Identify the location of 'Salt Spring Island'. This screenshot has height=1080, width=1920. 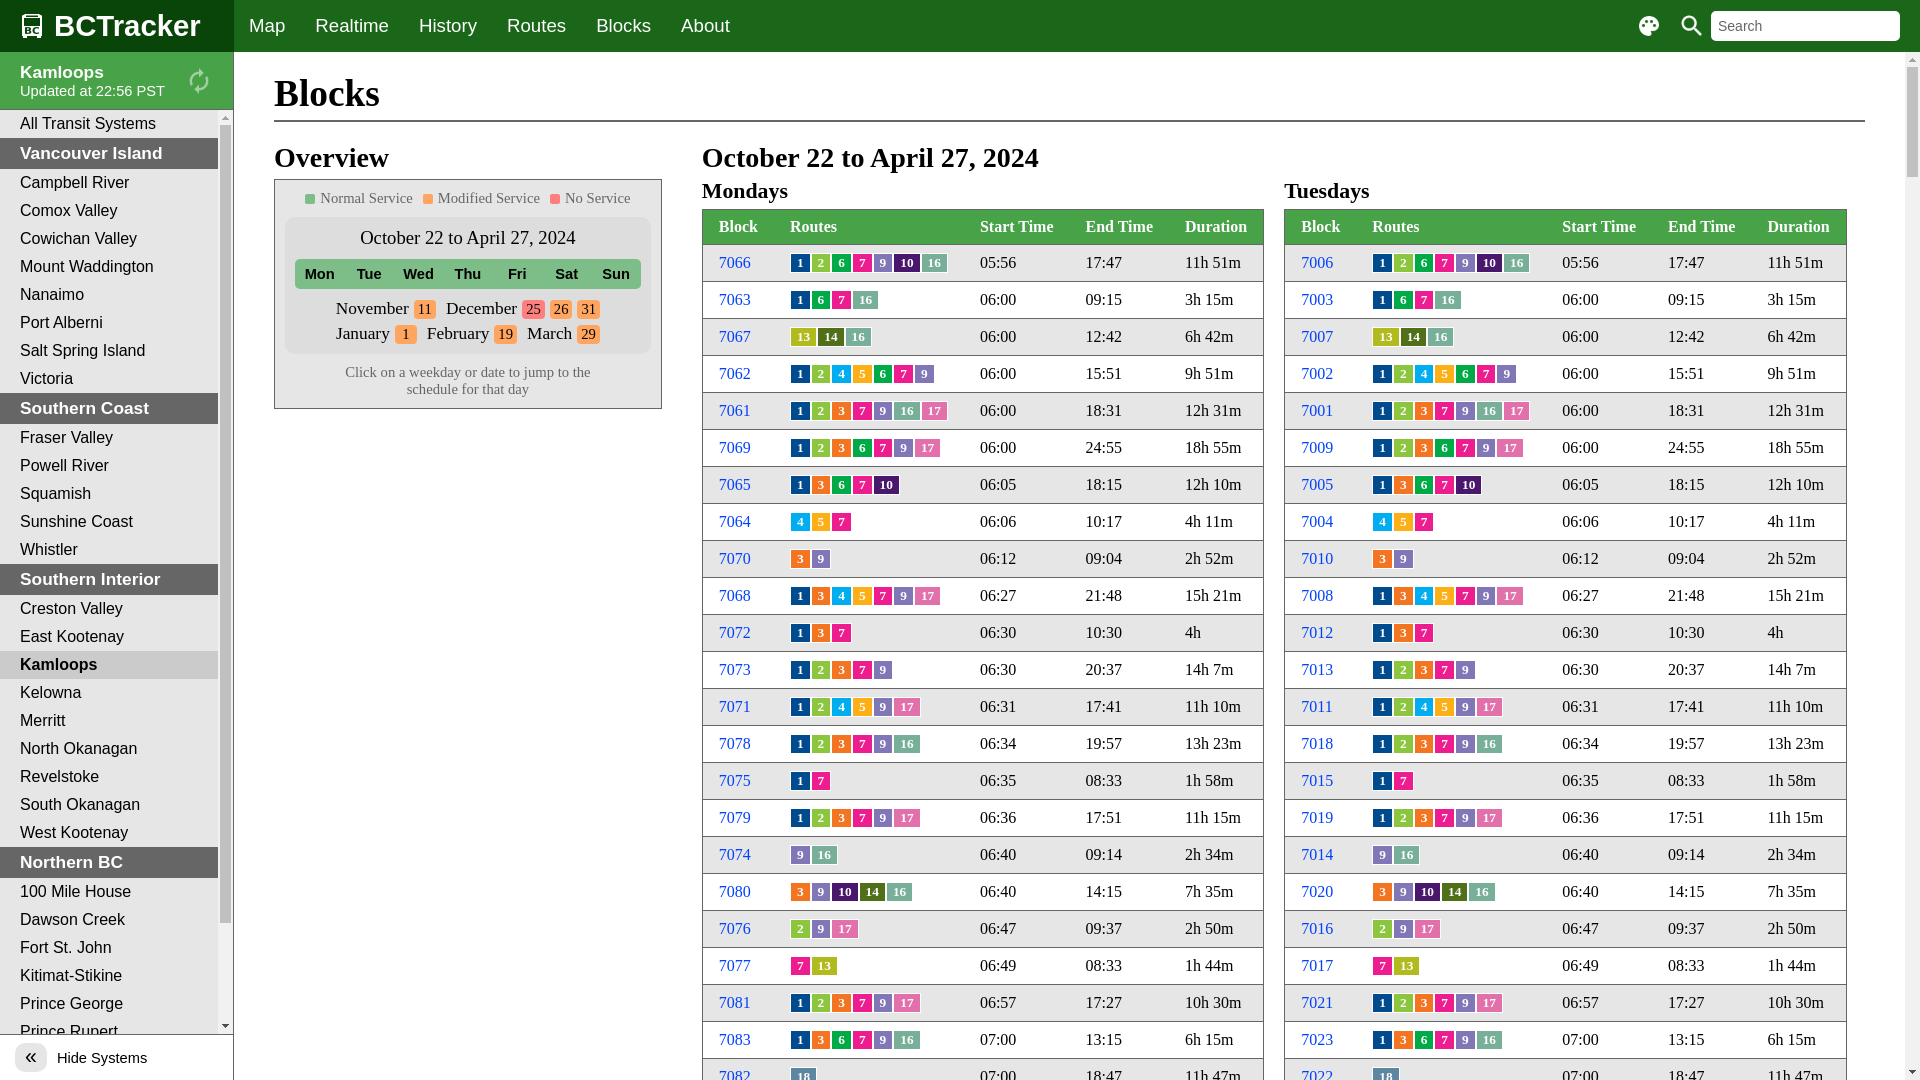
(108, 350).